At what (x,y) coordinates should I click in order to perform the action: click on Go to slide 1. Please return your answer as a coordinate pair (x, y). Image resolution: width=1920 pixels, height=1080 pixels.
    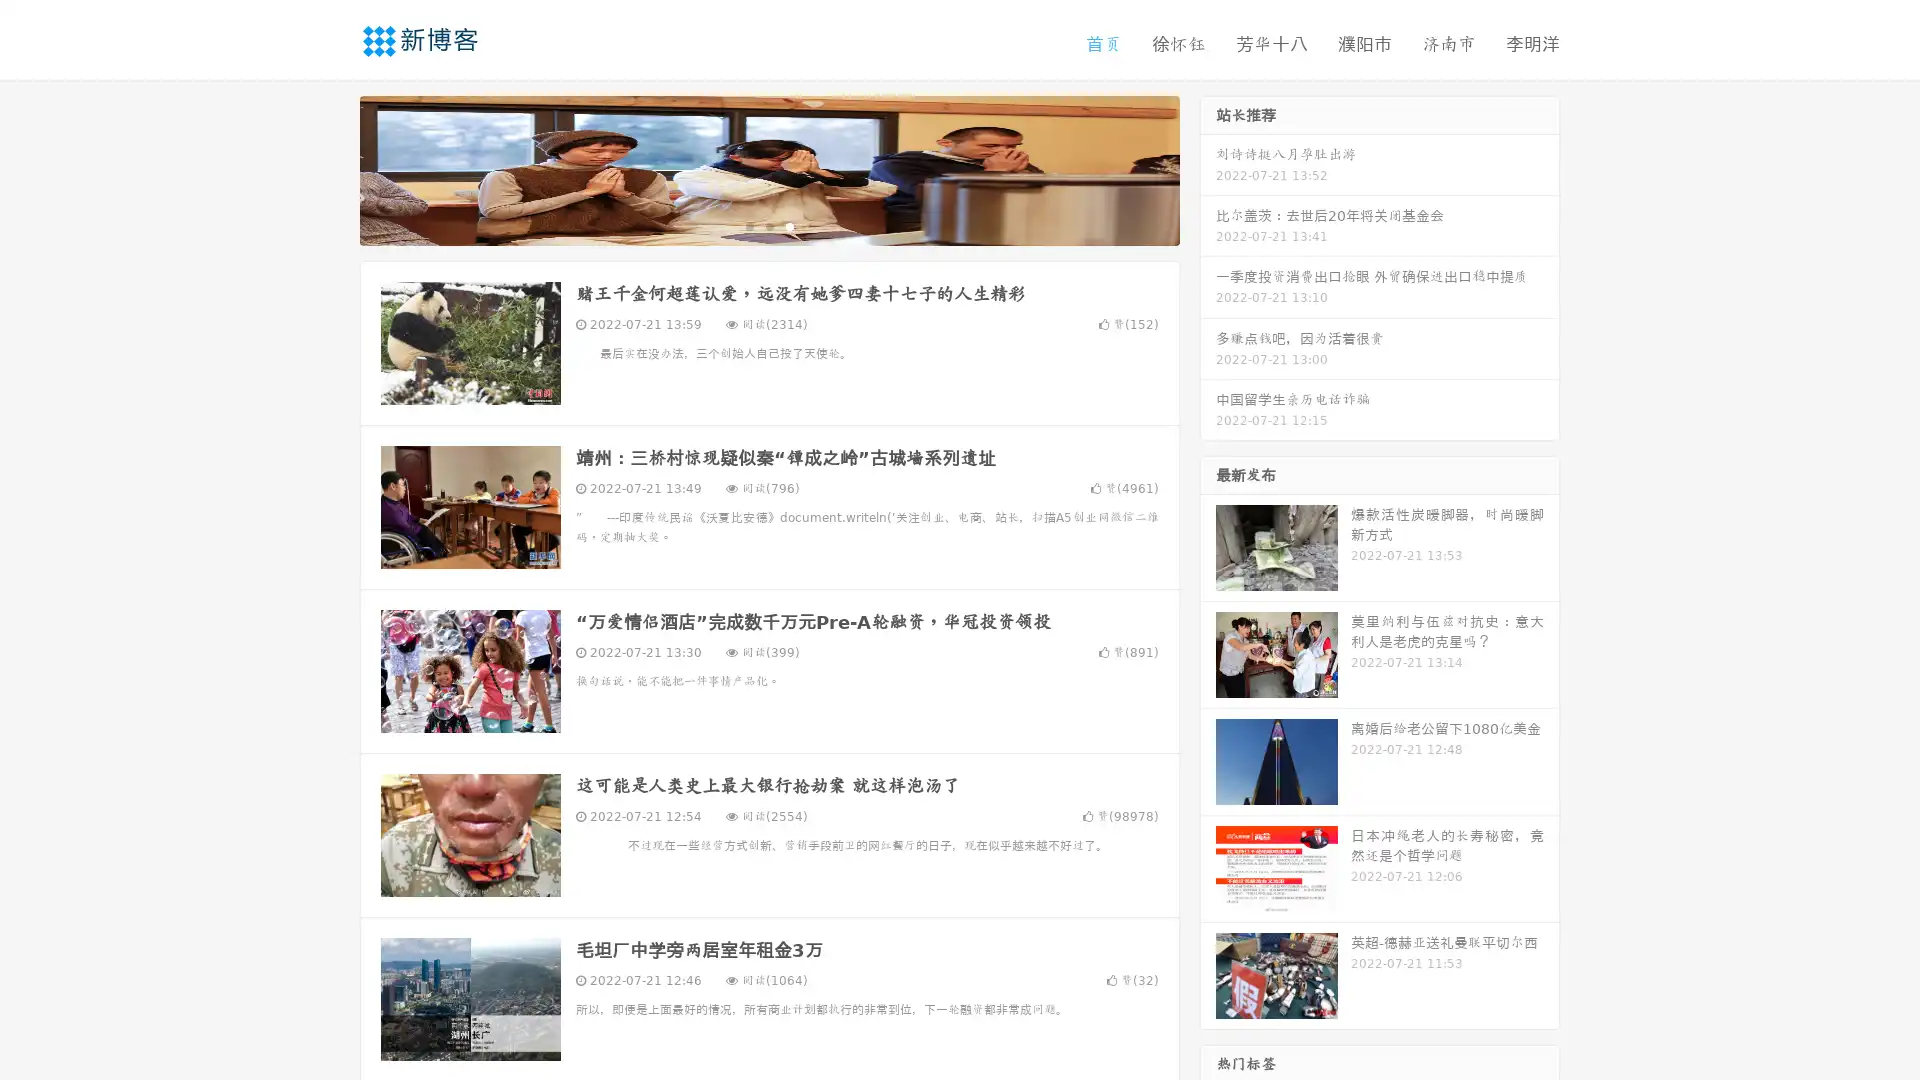
    Looking at the image, I should click on (748, 225).